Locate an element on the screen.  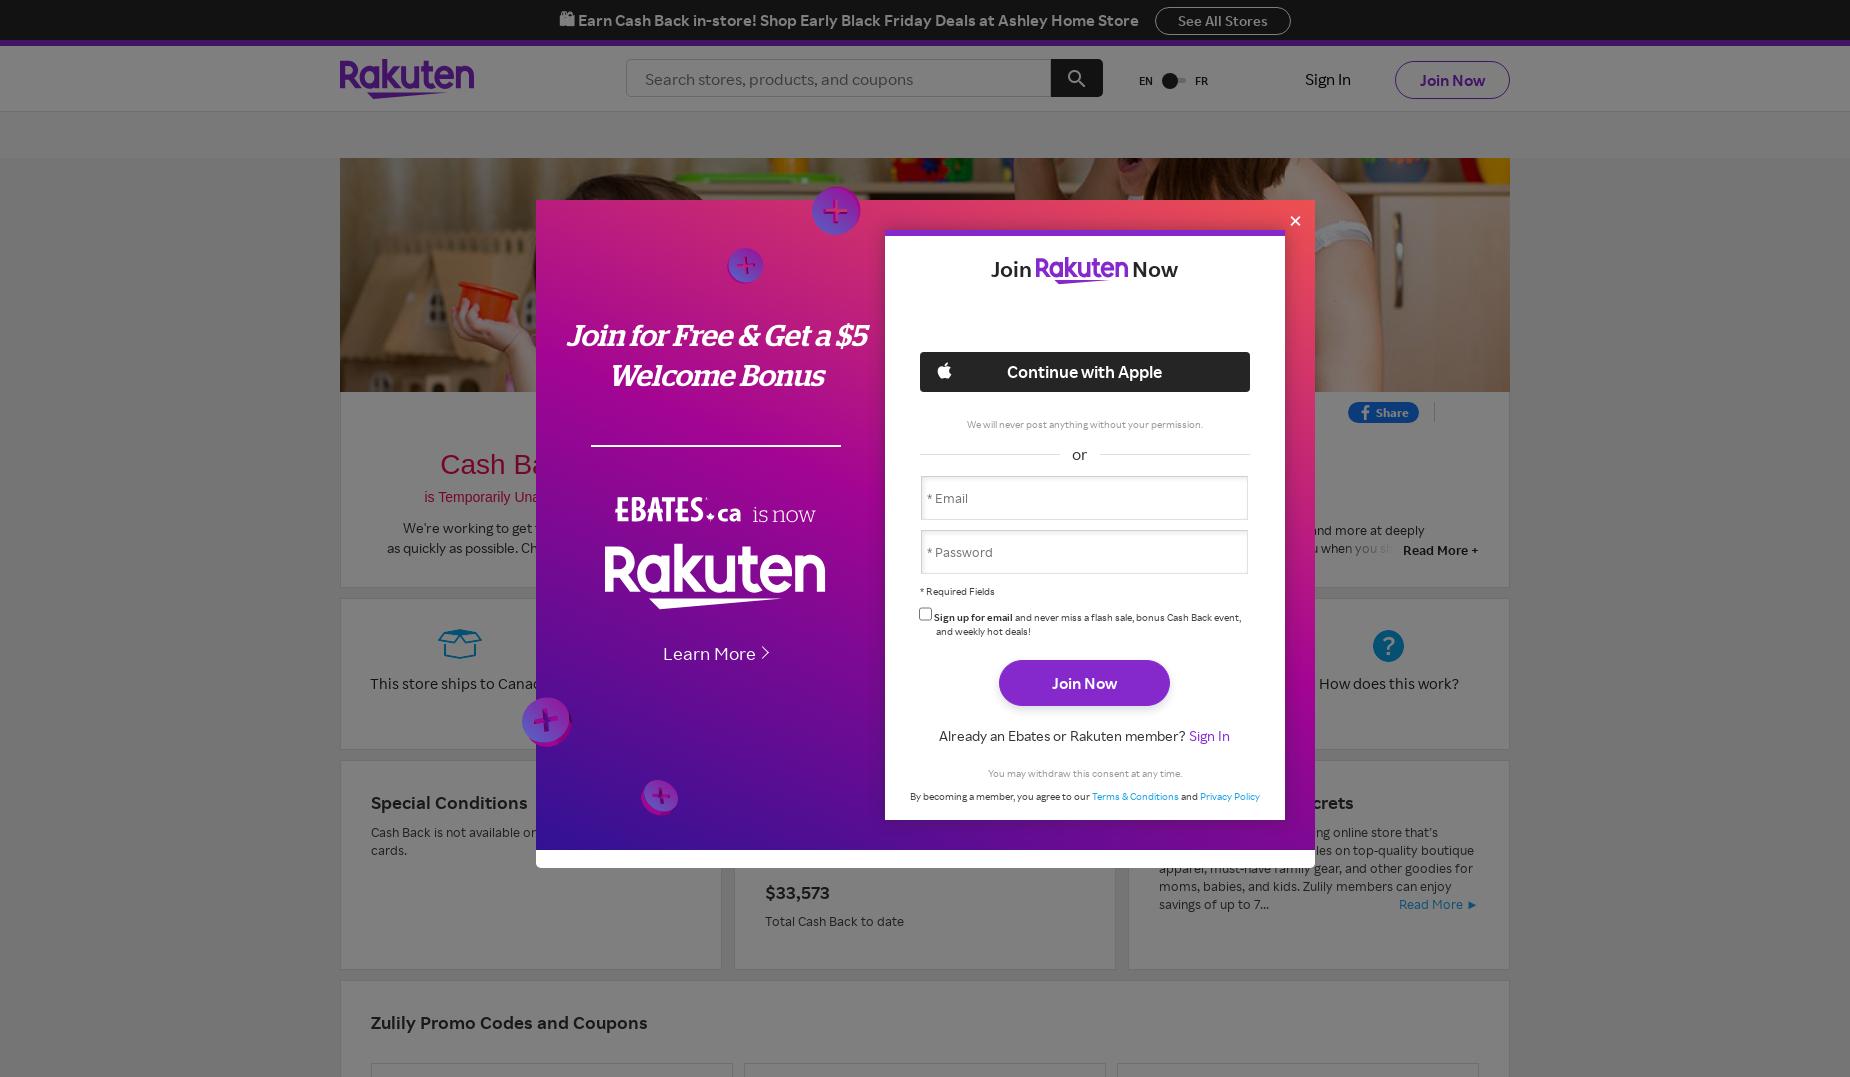
'Zulily is a new up-and-coming online store that’s known for offering daily sales on top-quality boutique apparel, must-have family gear, and other goodies for moms, babies, and kids. Zulily members can enjoy savings of up to 7...' is located at coordinates (1156, 866).